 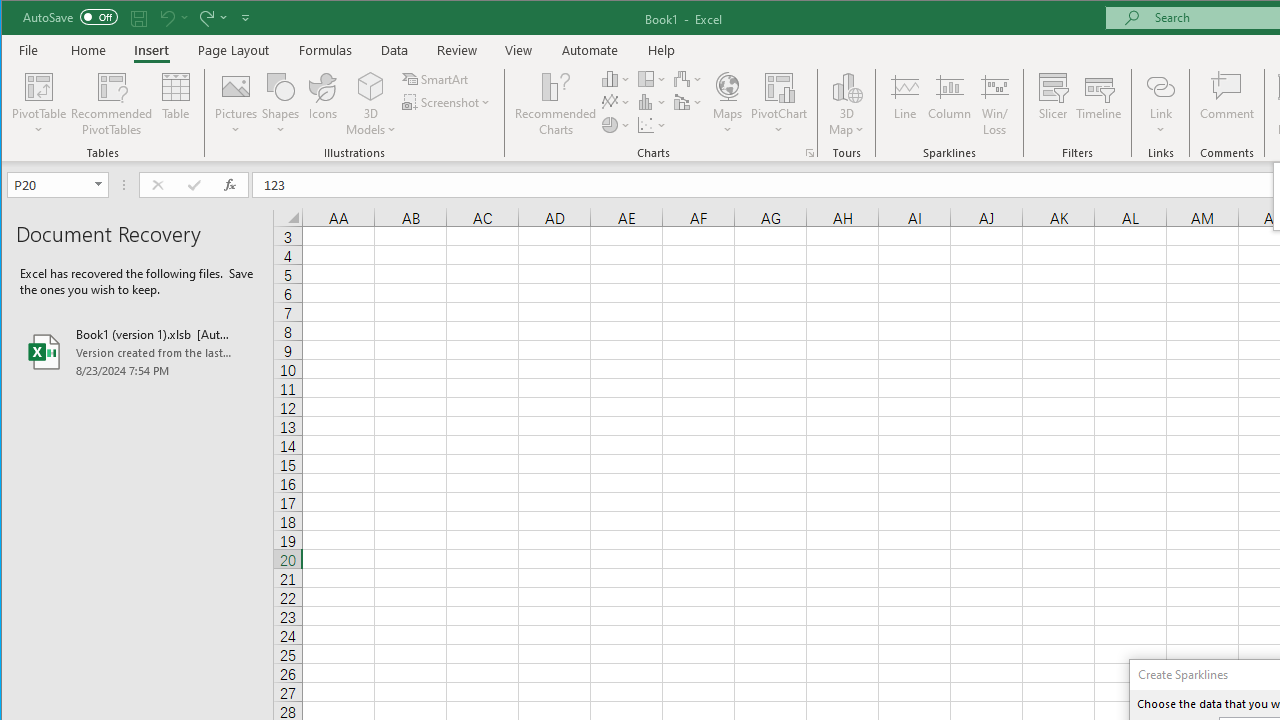 What do you see at coordinates (652, 78) in the screenshot?
I see `'Insert Hierarchy Chart'` at bounding box center [652, 78].